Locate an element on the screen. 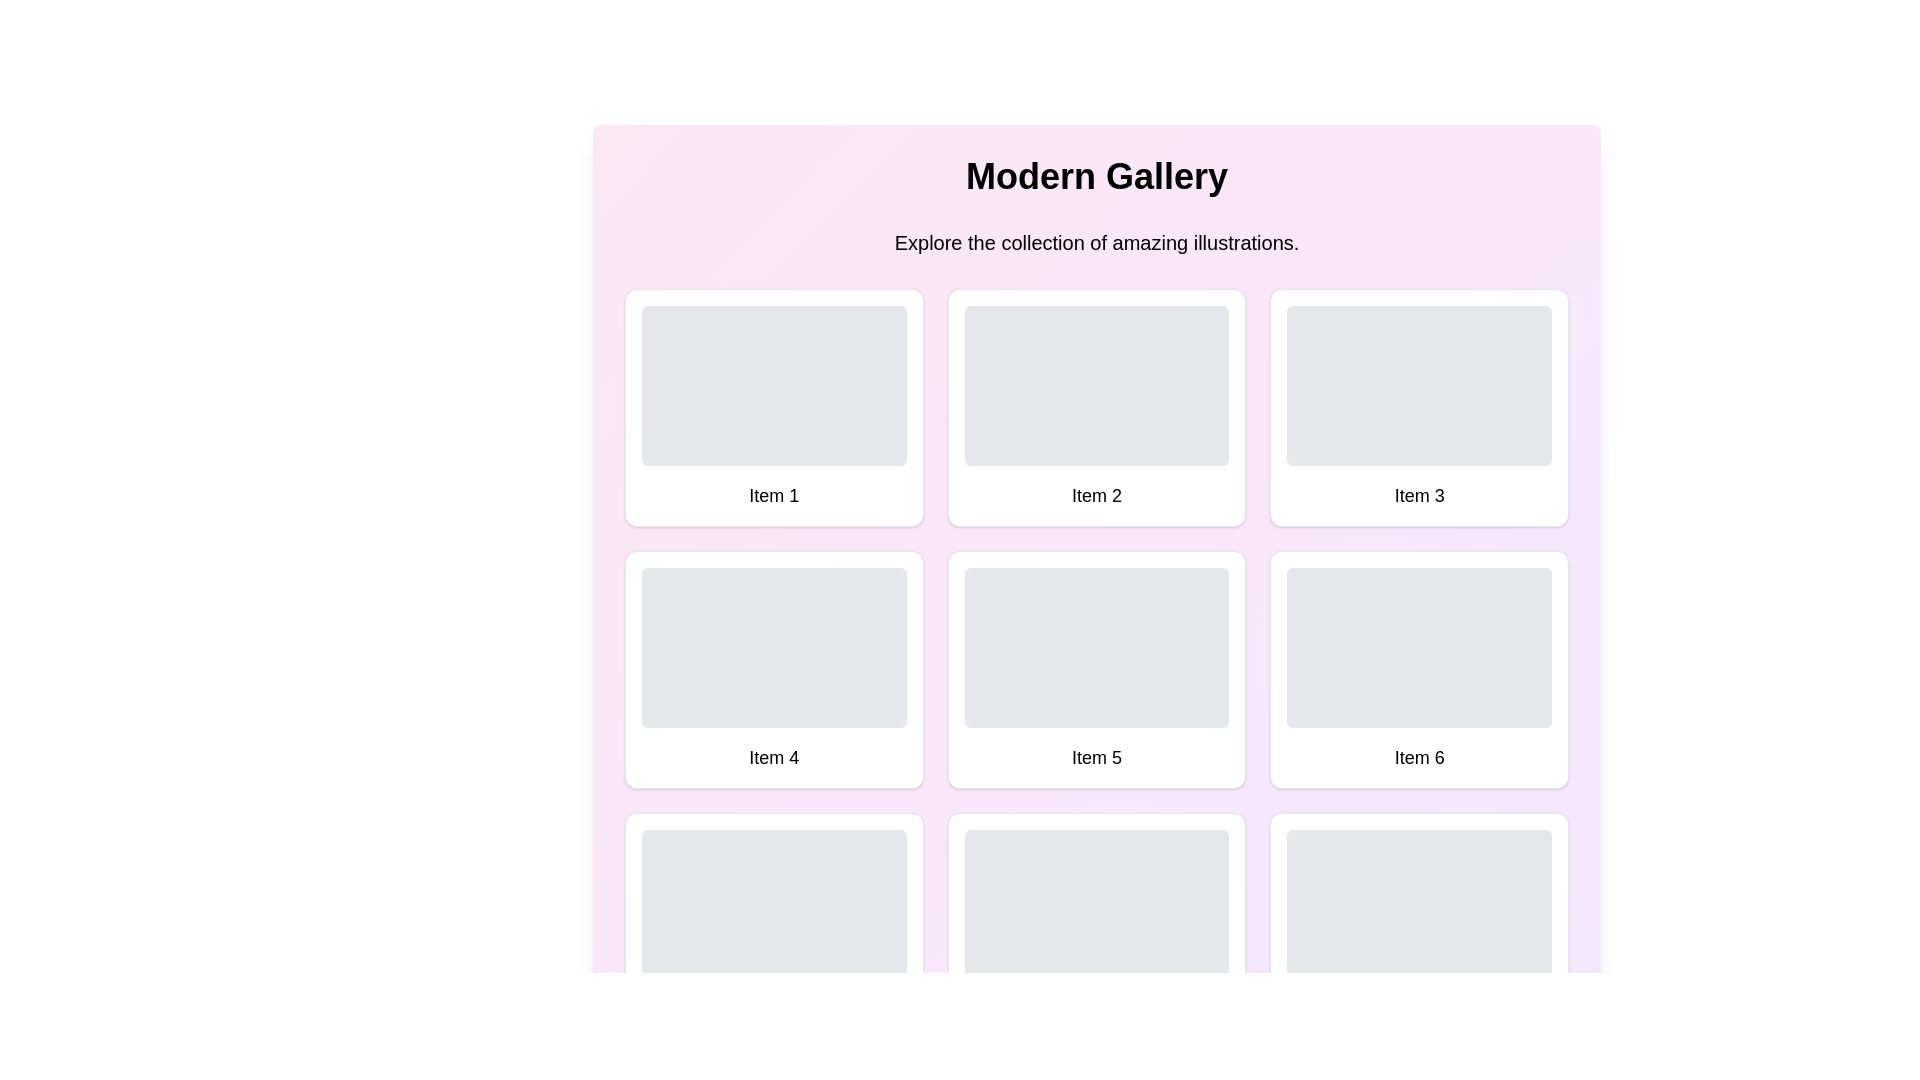  the card displaying 'Item 4', which is a rectangular card with rounded edges and a white background located in the second row, first column of the grid layout is located at coordinates (773, 670).